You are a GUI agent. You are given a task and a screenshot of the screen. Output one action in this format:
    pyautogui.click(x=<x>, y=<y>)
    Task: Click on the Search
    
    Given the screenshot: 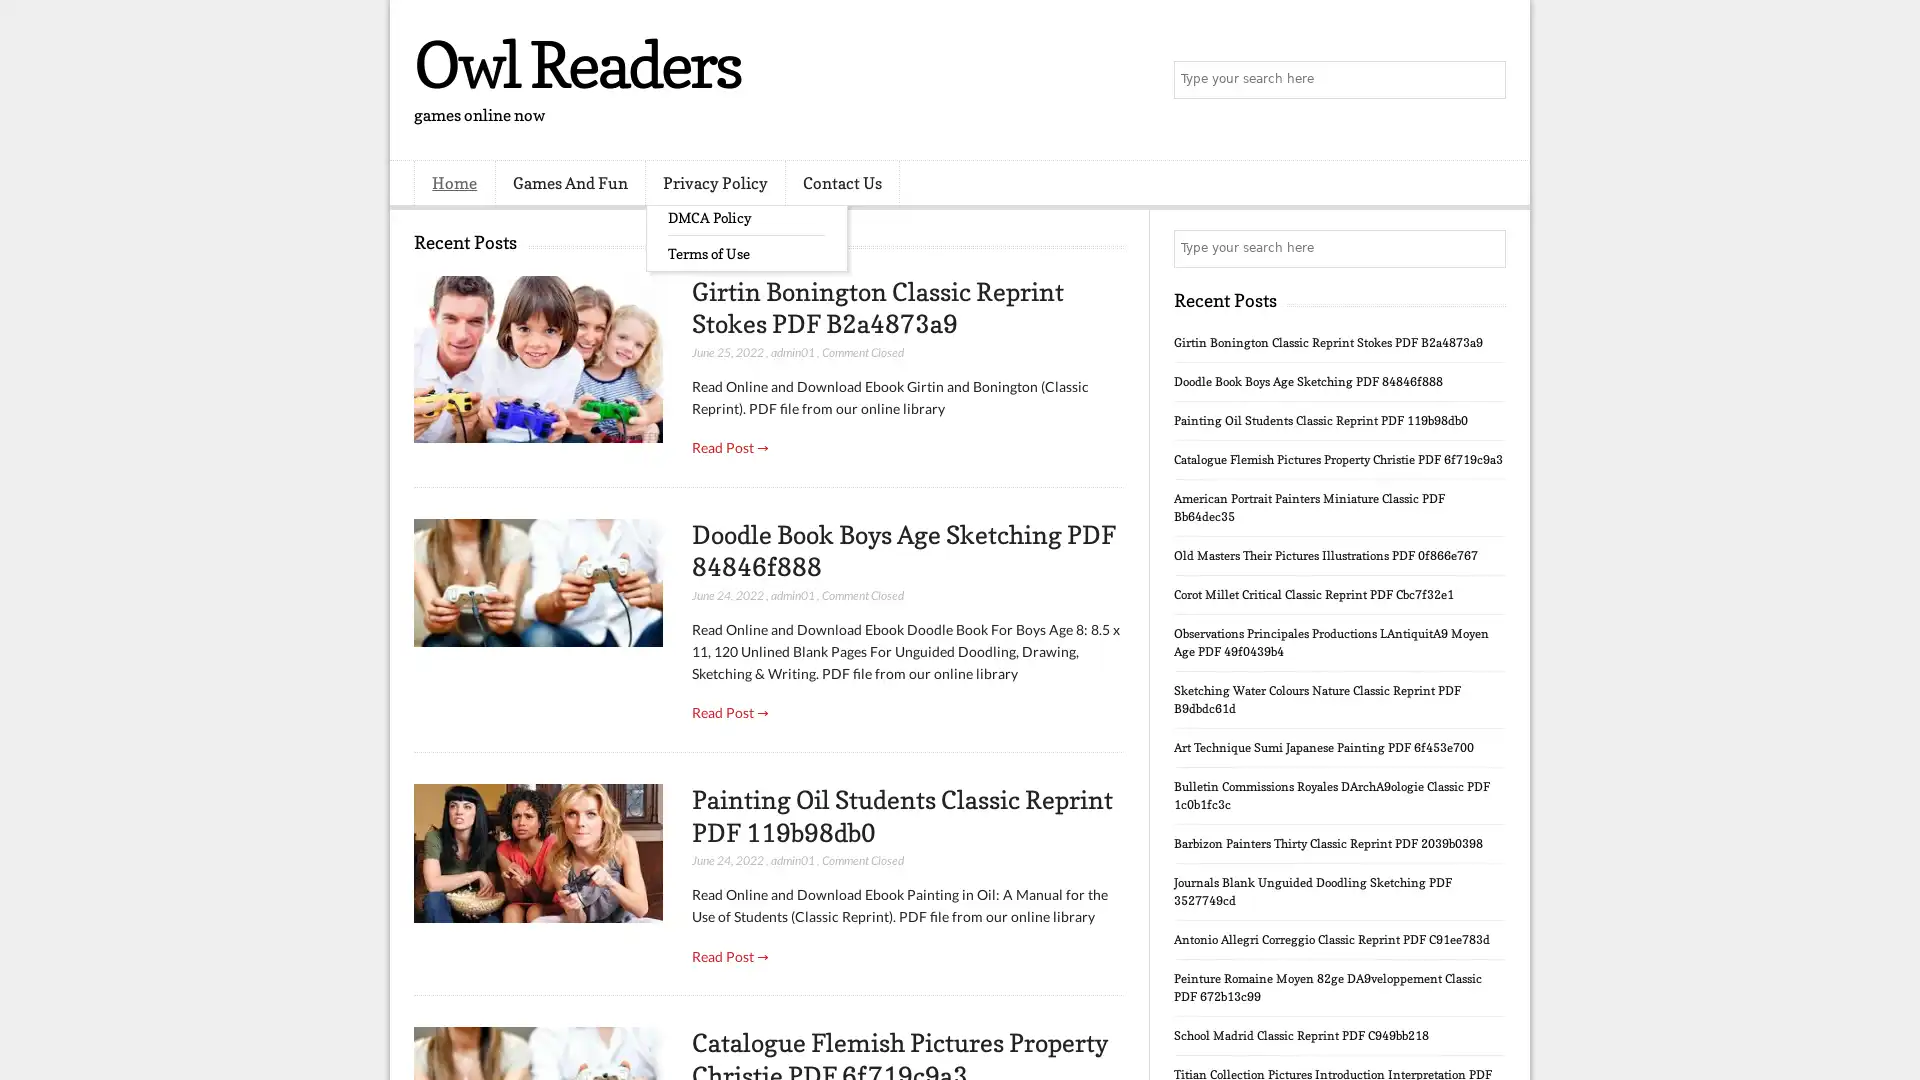 What is the action you would take?
    pyautogui.click(x=1485, y=248)
    